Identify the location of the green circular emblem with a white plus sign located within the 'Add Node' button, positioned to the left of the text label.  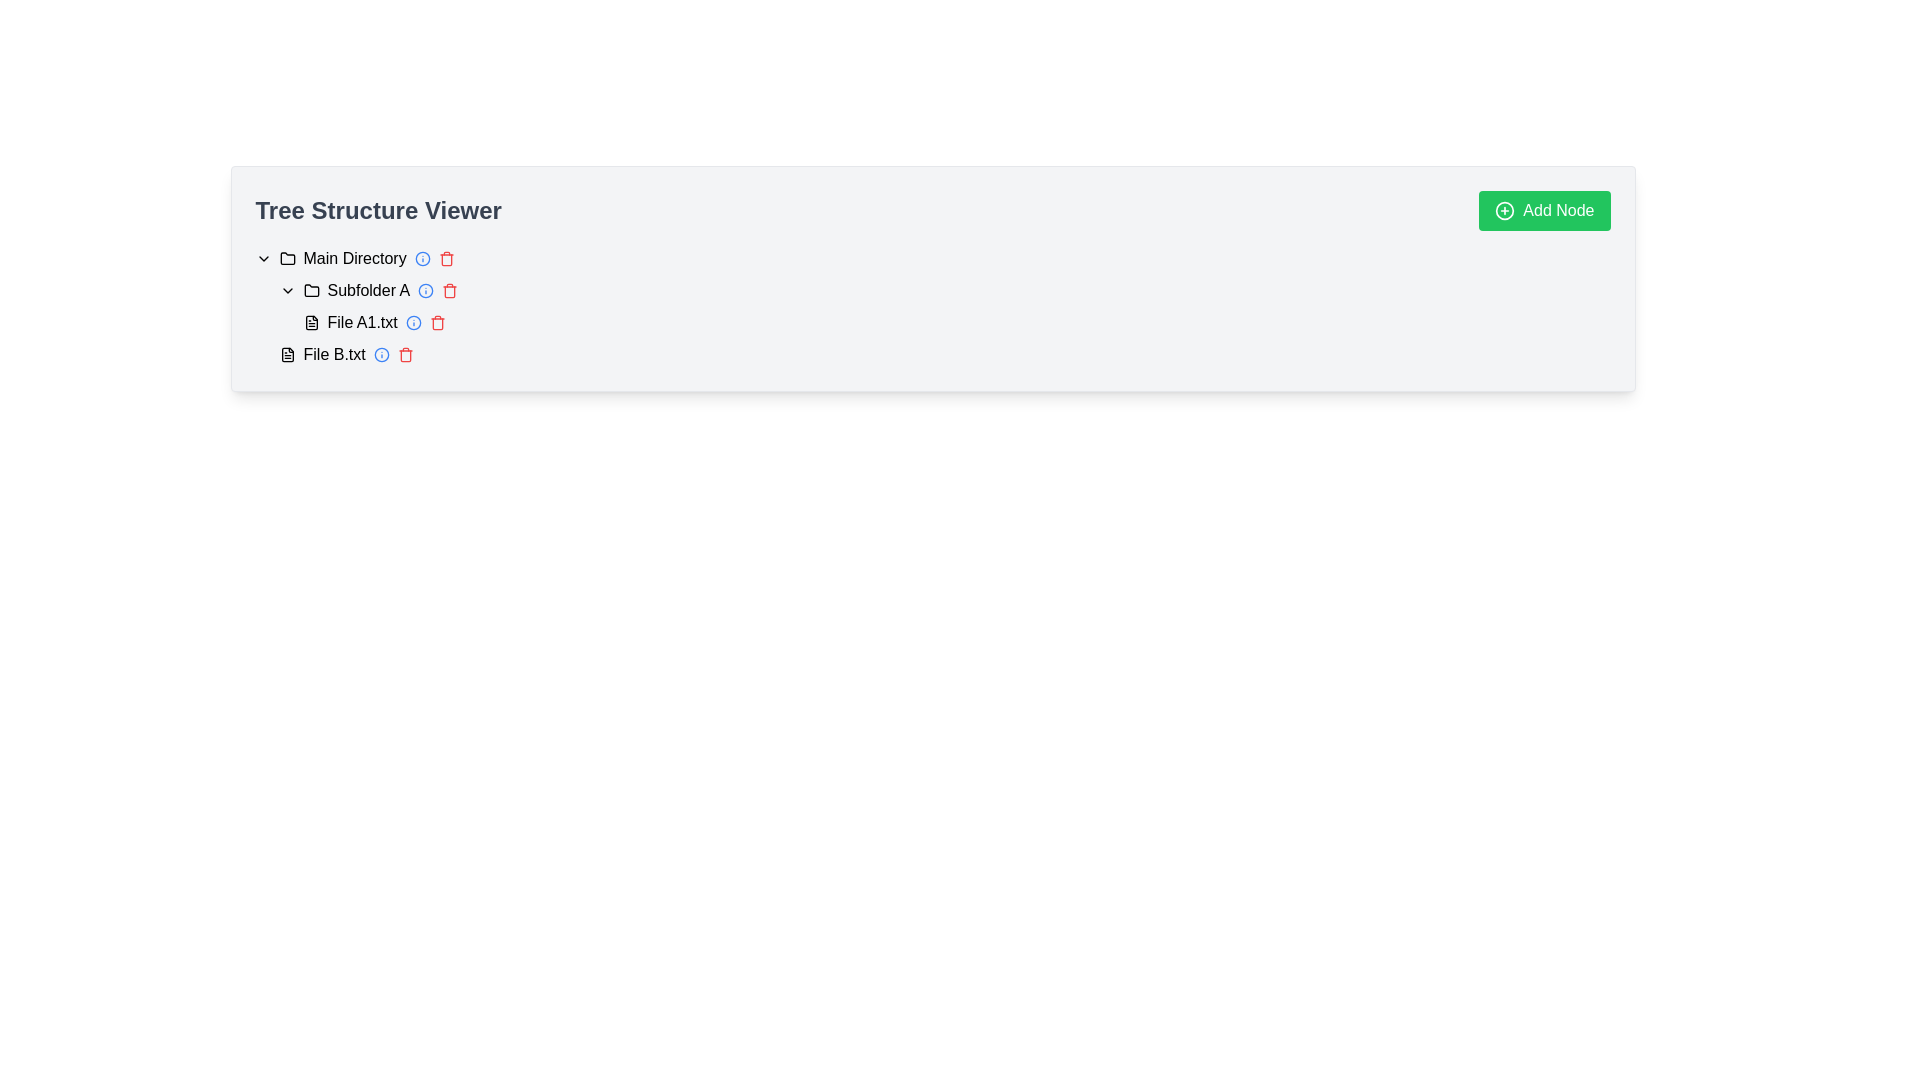
(1505, 211).